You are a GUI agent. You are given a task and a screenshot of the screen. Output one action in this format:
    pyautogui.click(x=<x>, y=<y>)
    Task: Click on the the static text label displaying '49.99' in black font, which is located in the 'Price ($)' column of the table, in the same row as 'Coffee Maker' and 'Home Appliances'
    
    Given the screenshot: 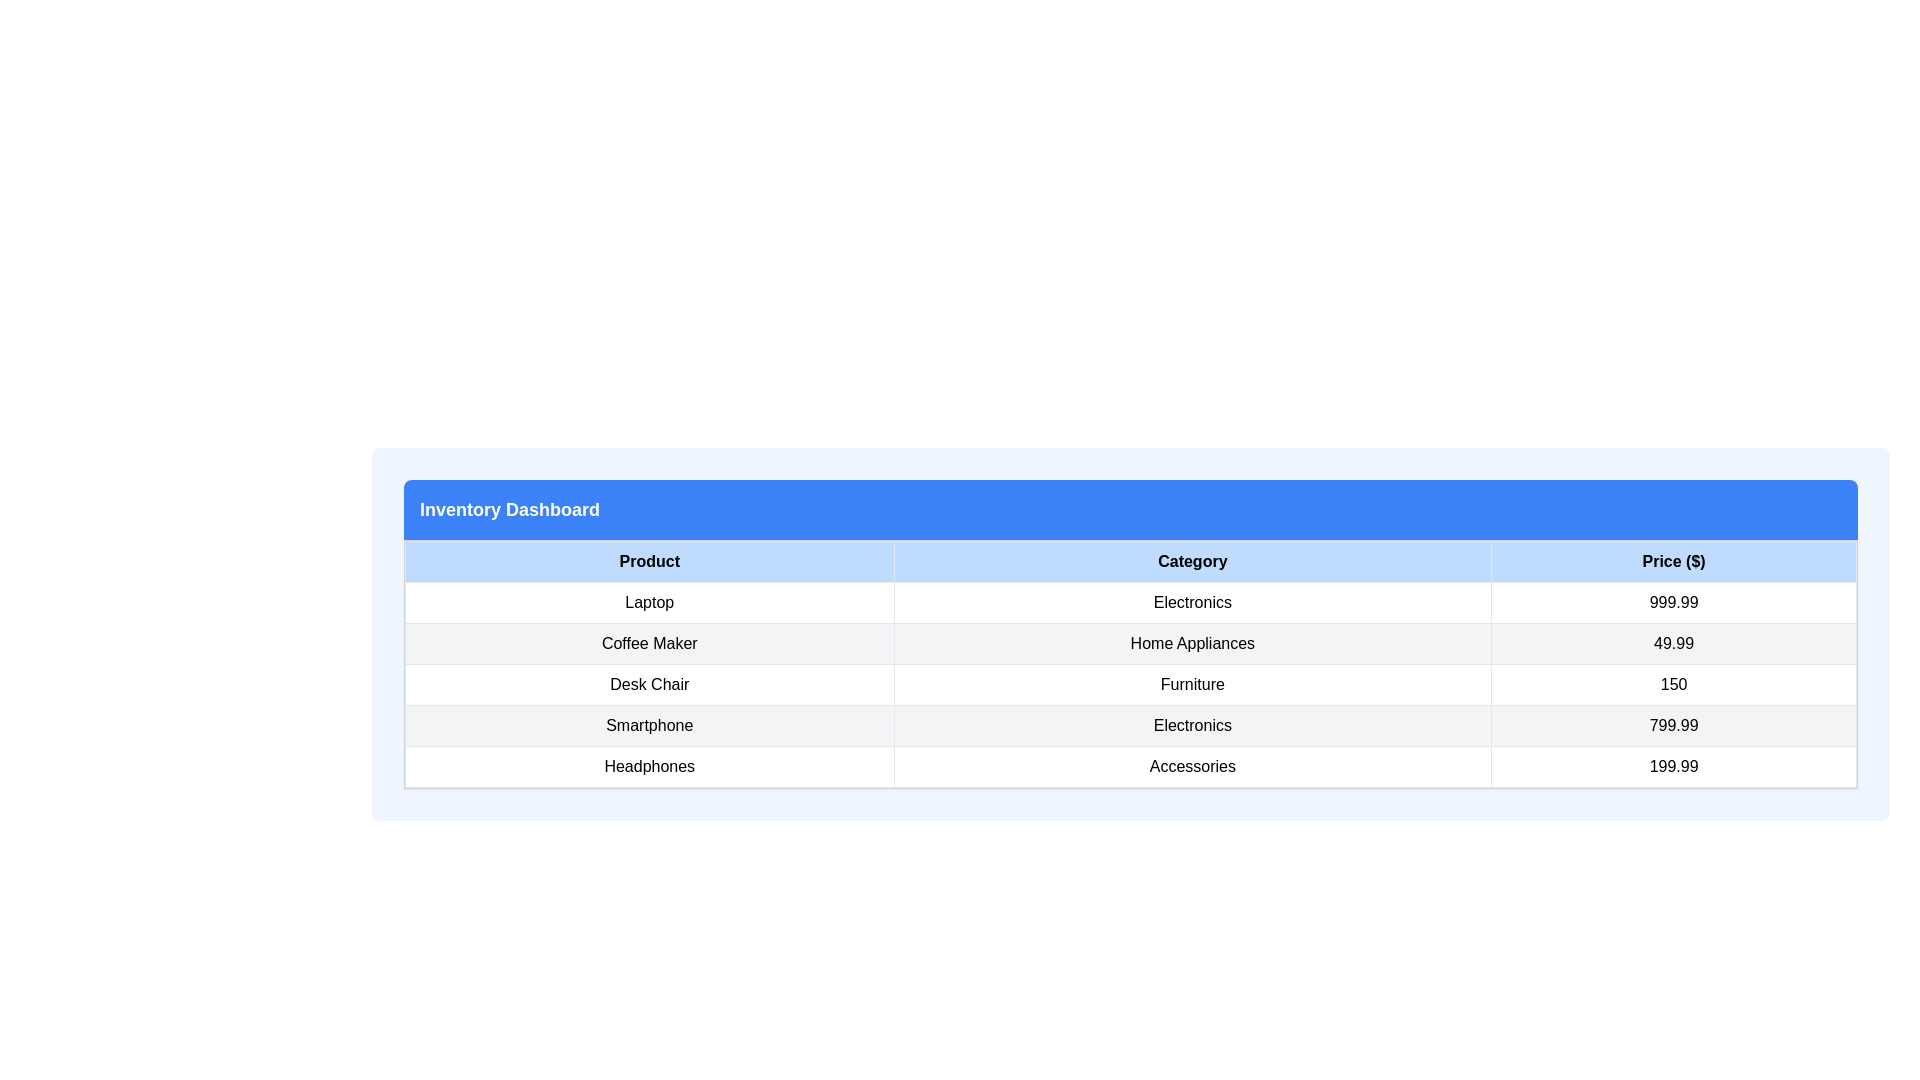 What is the action you would take?
    pyautogui.click(x=1674, y=644)
    